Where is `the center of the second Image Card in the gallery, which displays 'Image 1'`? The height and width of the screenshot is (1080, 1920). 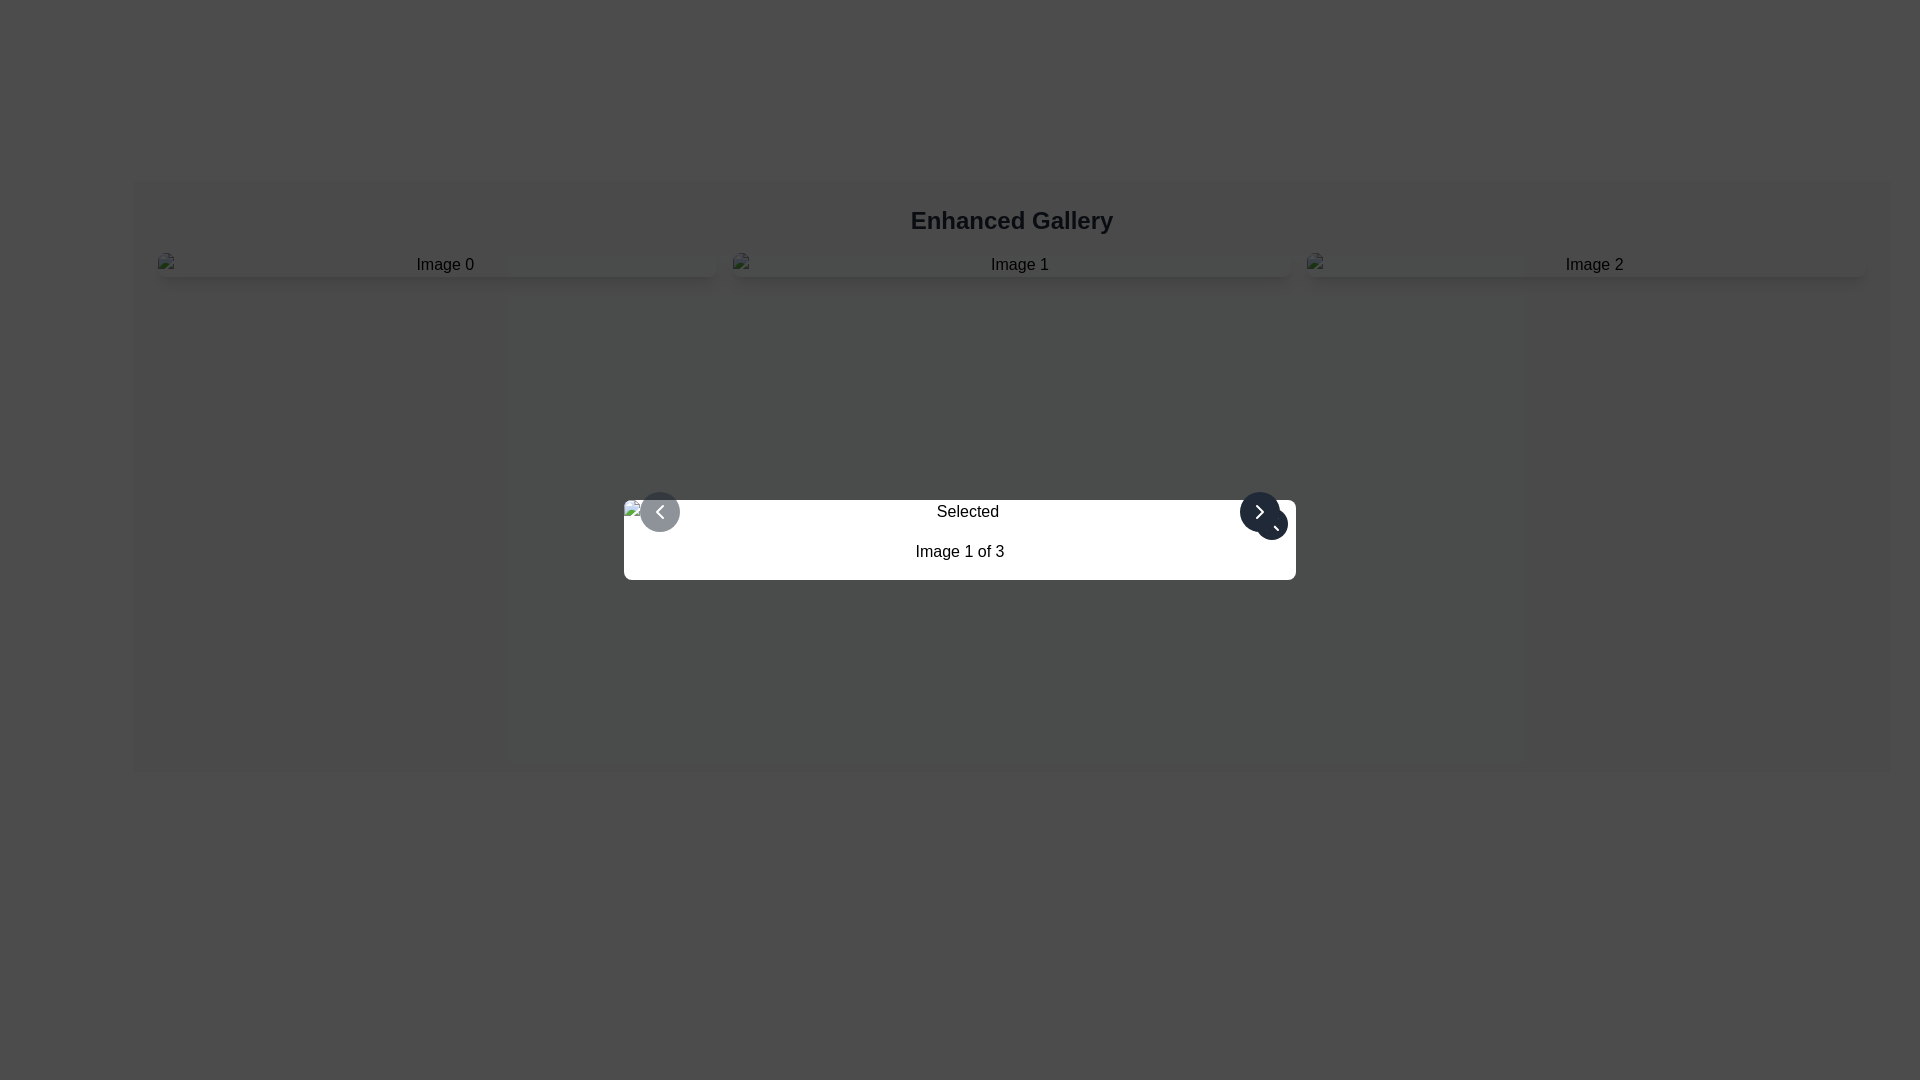 the center of the second Image Card in the gallery, which displays 'Image 1' is located at coordinates (1012, 264).